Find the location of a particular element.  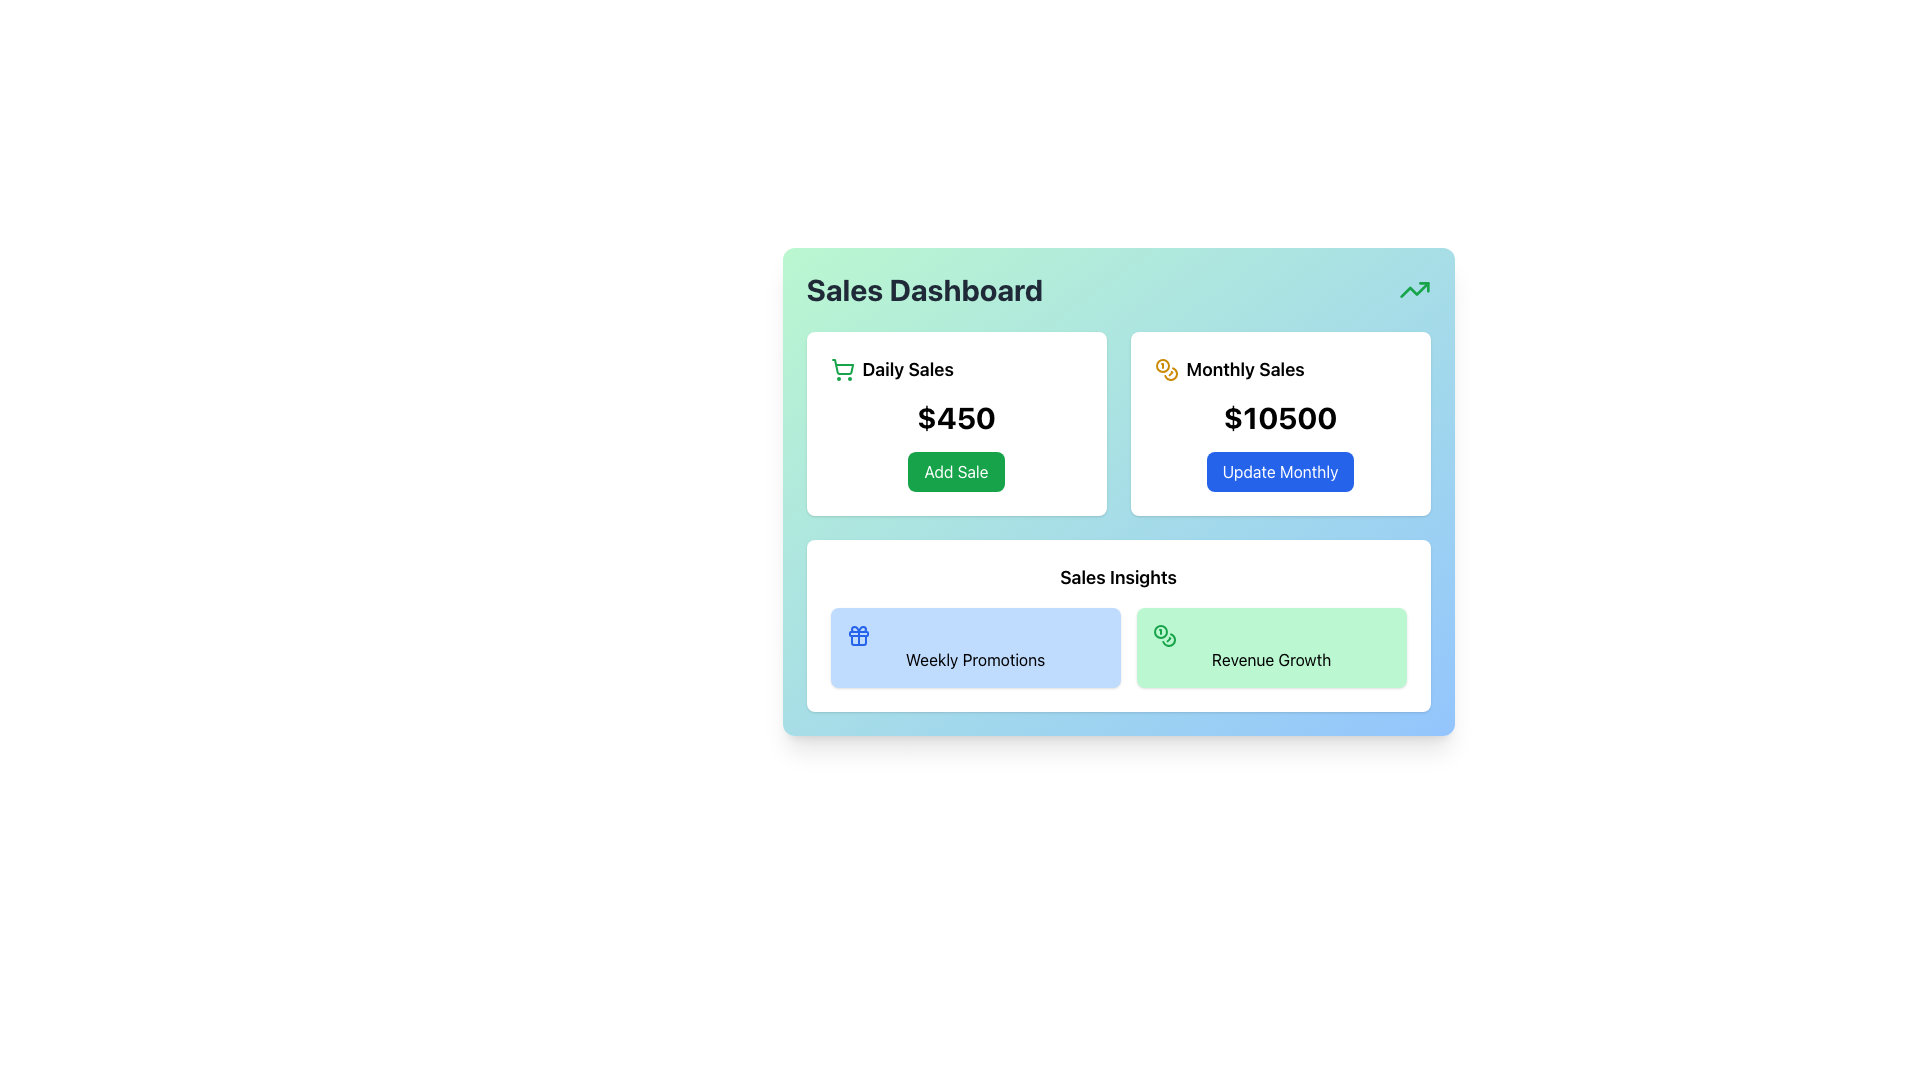

the gift icon located in the 'Weekly Promotions' section of the 'Sales Insights' group, which is centered within the blue background card and appears to the left of the section’s text label is located at coordinates (858, 636).